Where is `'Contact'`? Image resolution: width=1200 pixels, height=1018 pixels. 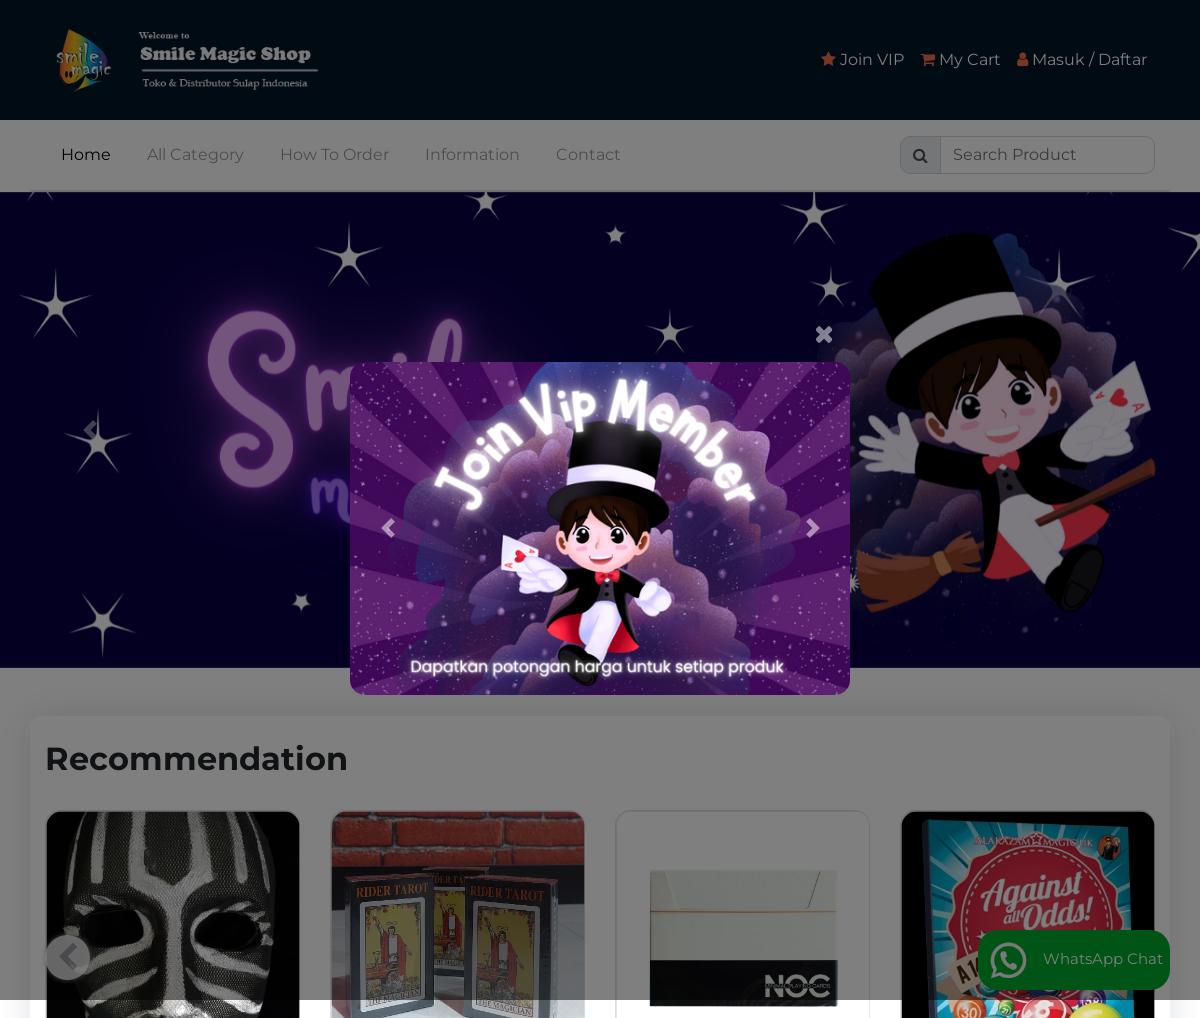 'Contact' is located at coordinates (554, 152).